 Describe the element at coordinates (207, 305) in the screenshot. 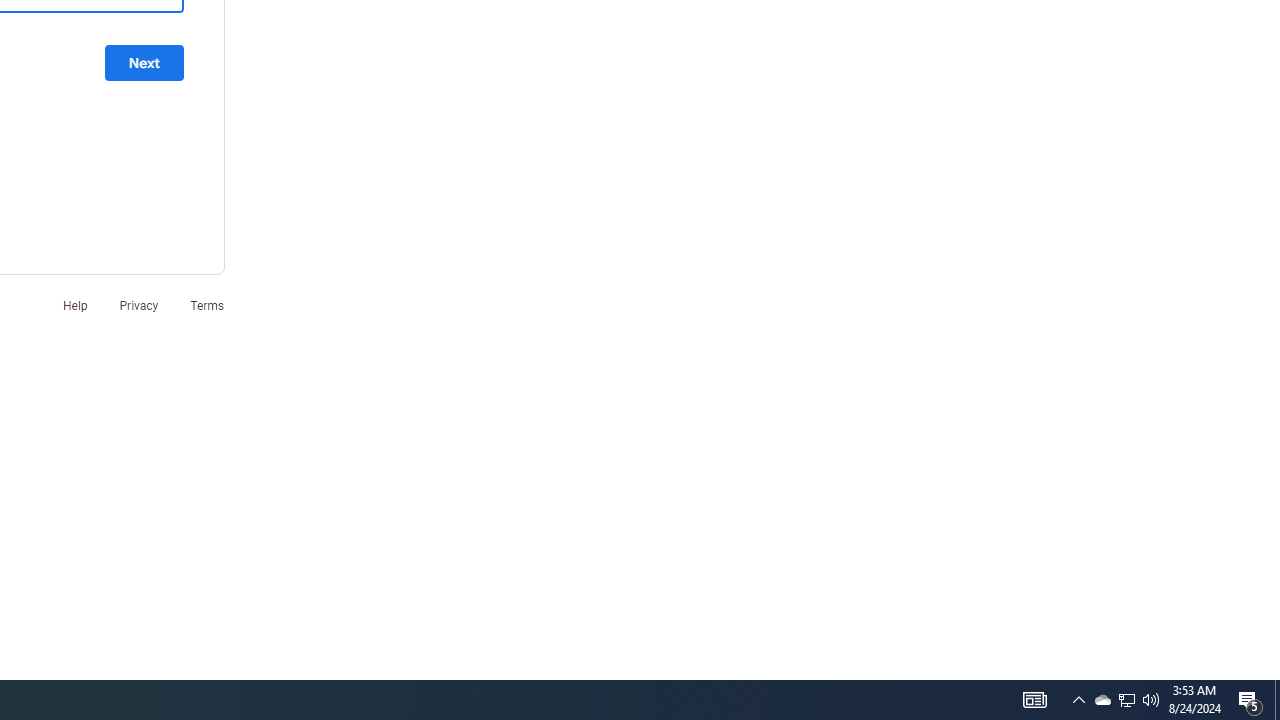

I see `'Terms'` at that location.